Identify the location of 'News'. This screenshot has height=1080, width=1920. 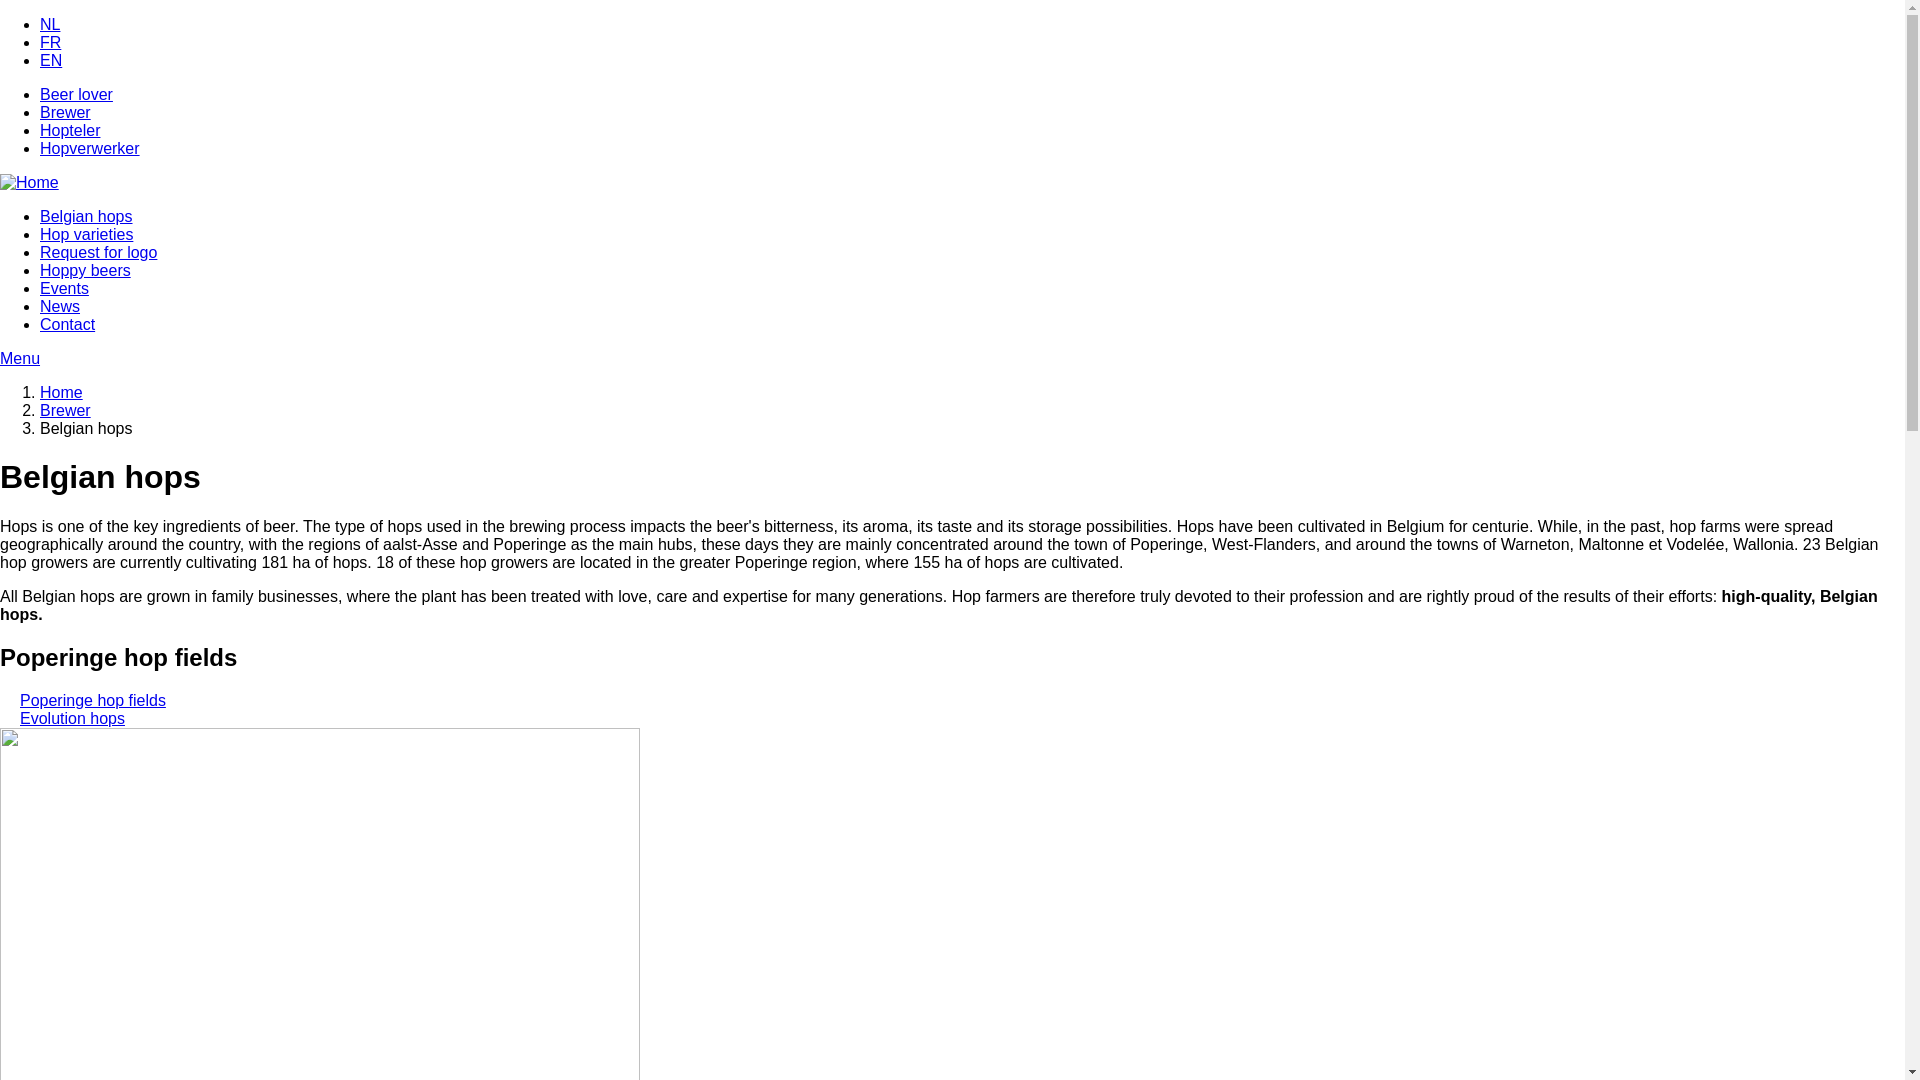
(59, 306).